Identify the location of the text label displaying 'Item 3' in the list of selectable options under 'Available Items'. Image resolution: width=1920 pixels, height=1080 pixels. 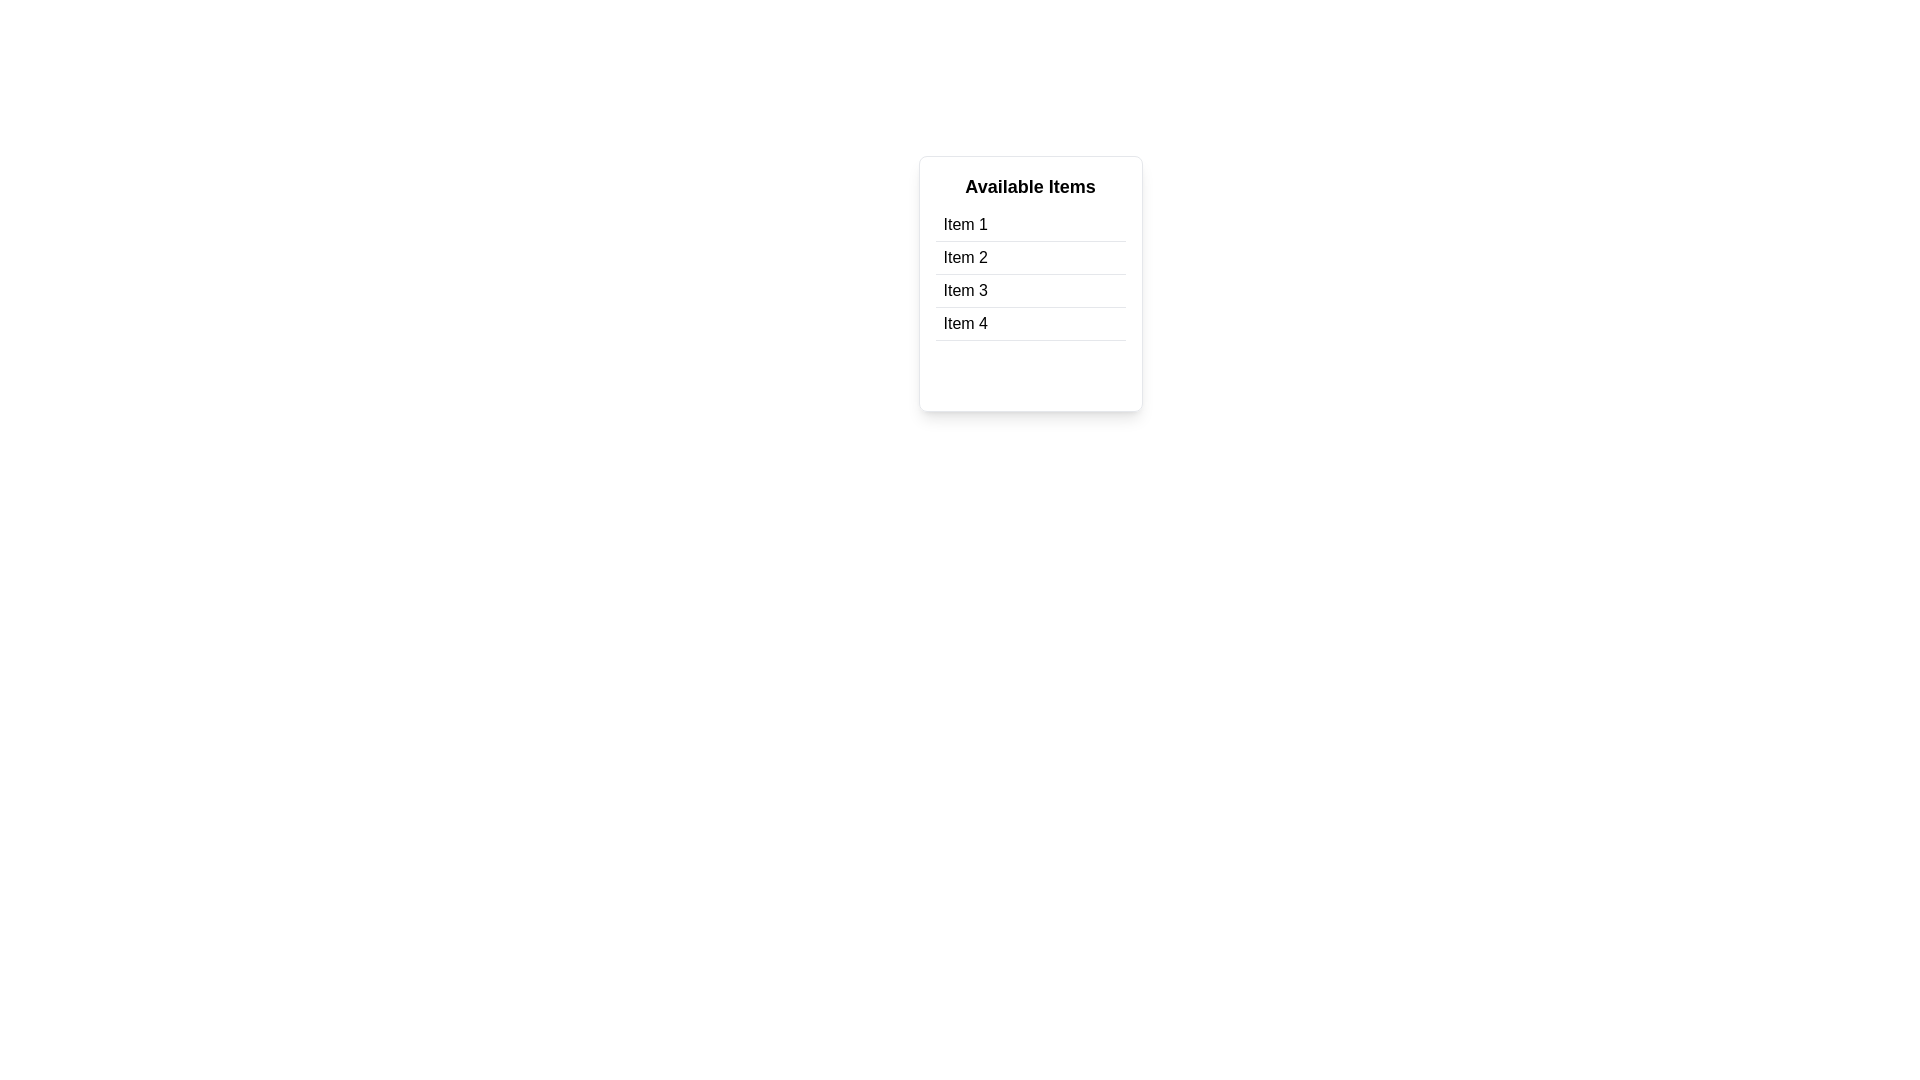
(965, 290).